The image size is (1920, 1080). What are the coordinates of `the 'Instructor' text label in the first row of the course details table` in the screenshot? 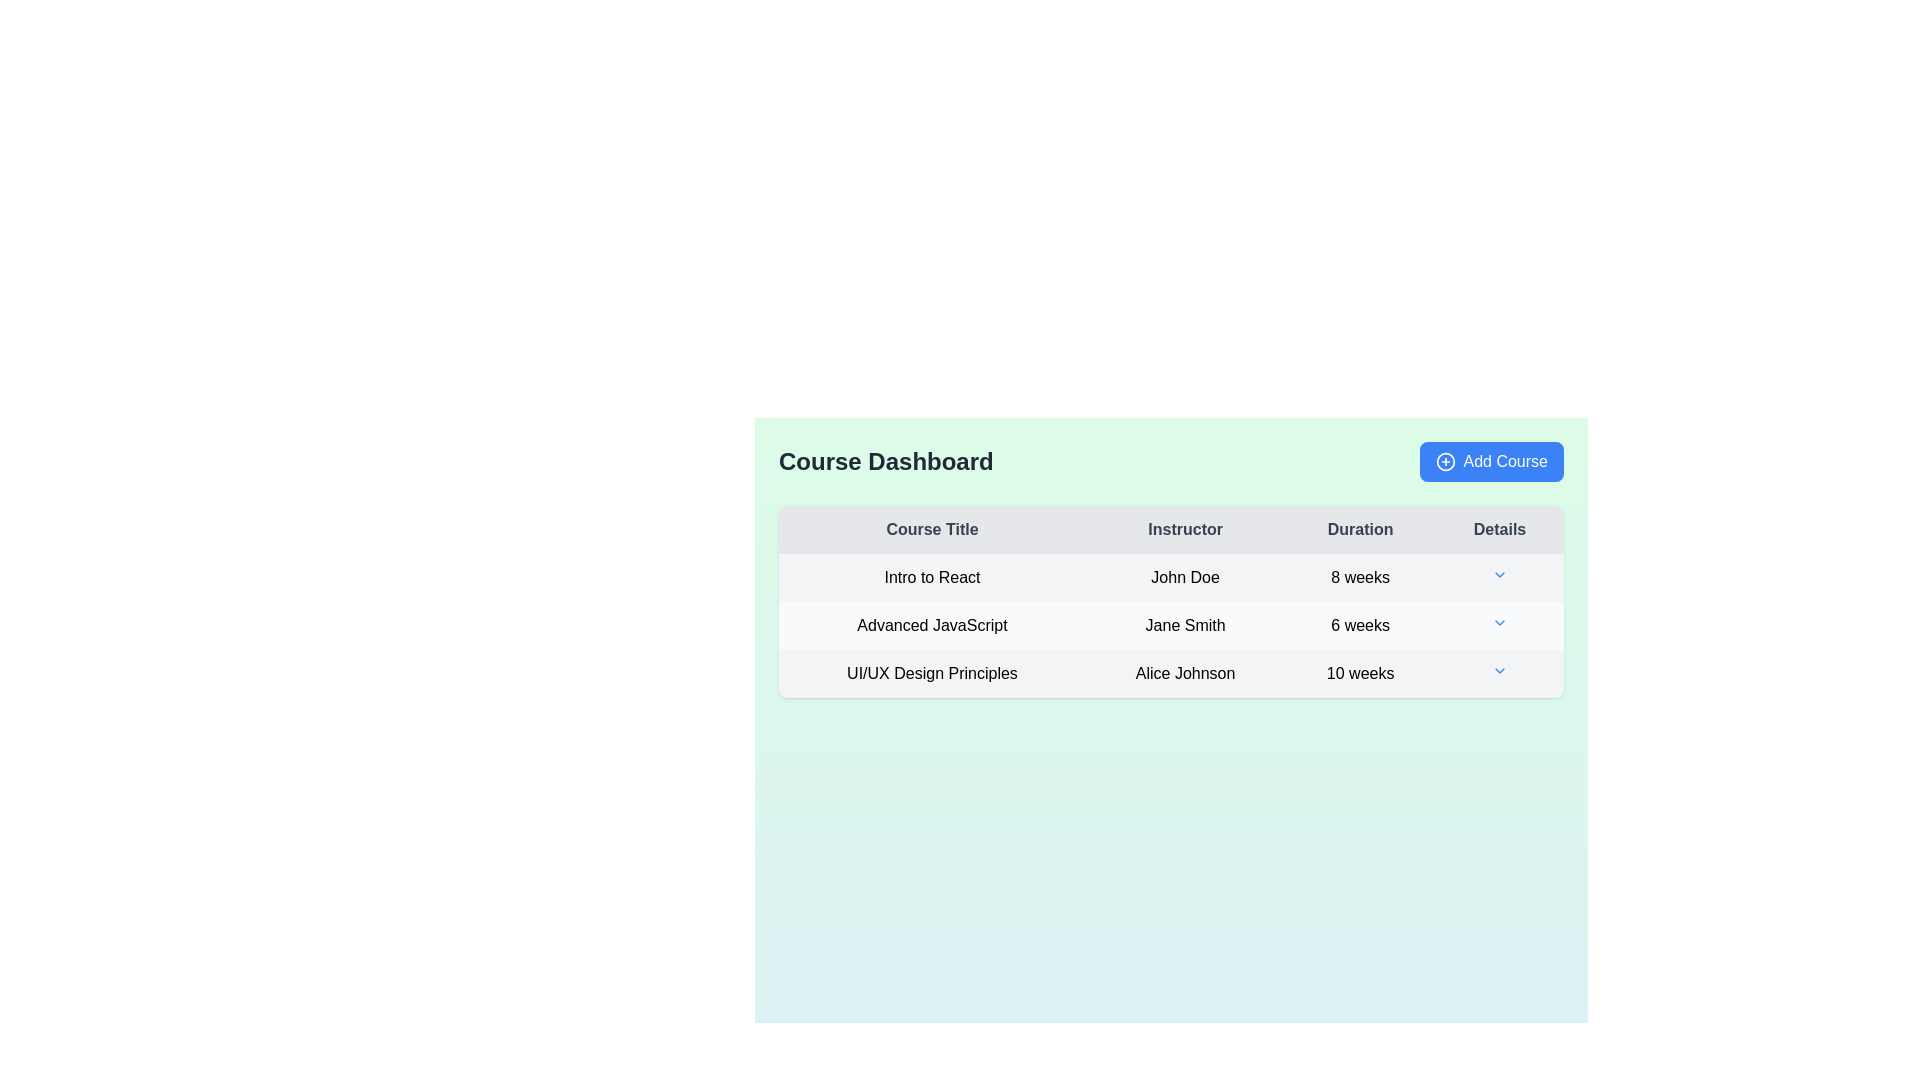 It's located at (1185, 578).